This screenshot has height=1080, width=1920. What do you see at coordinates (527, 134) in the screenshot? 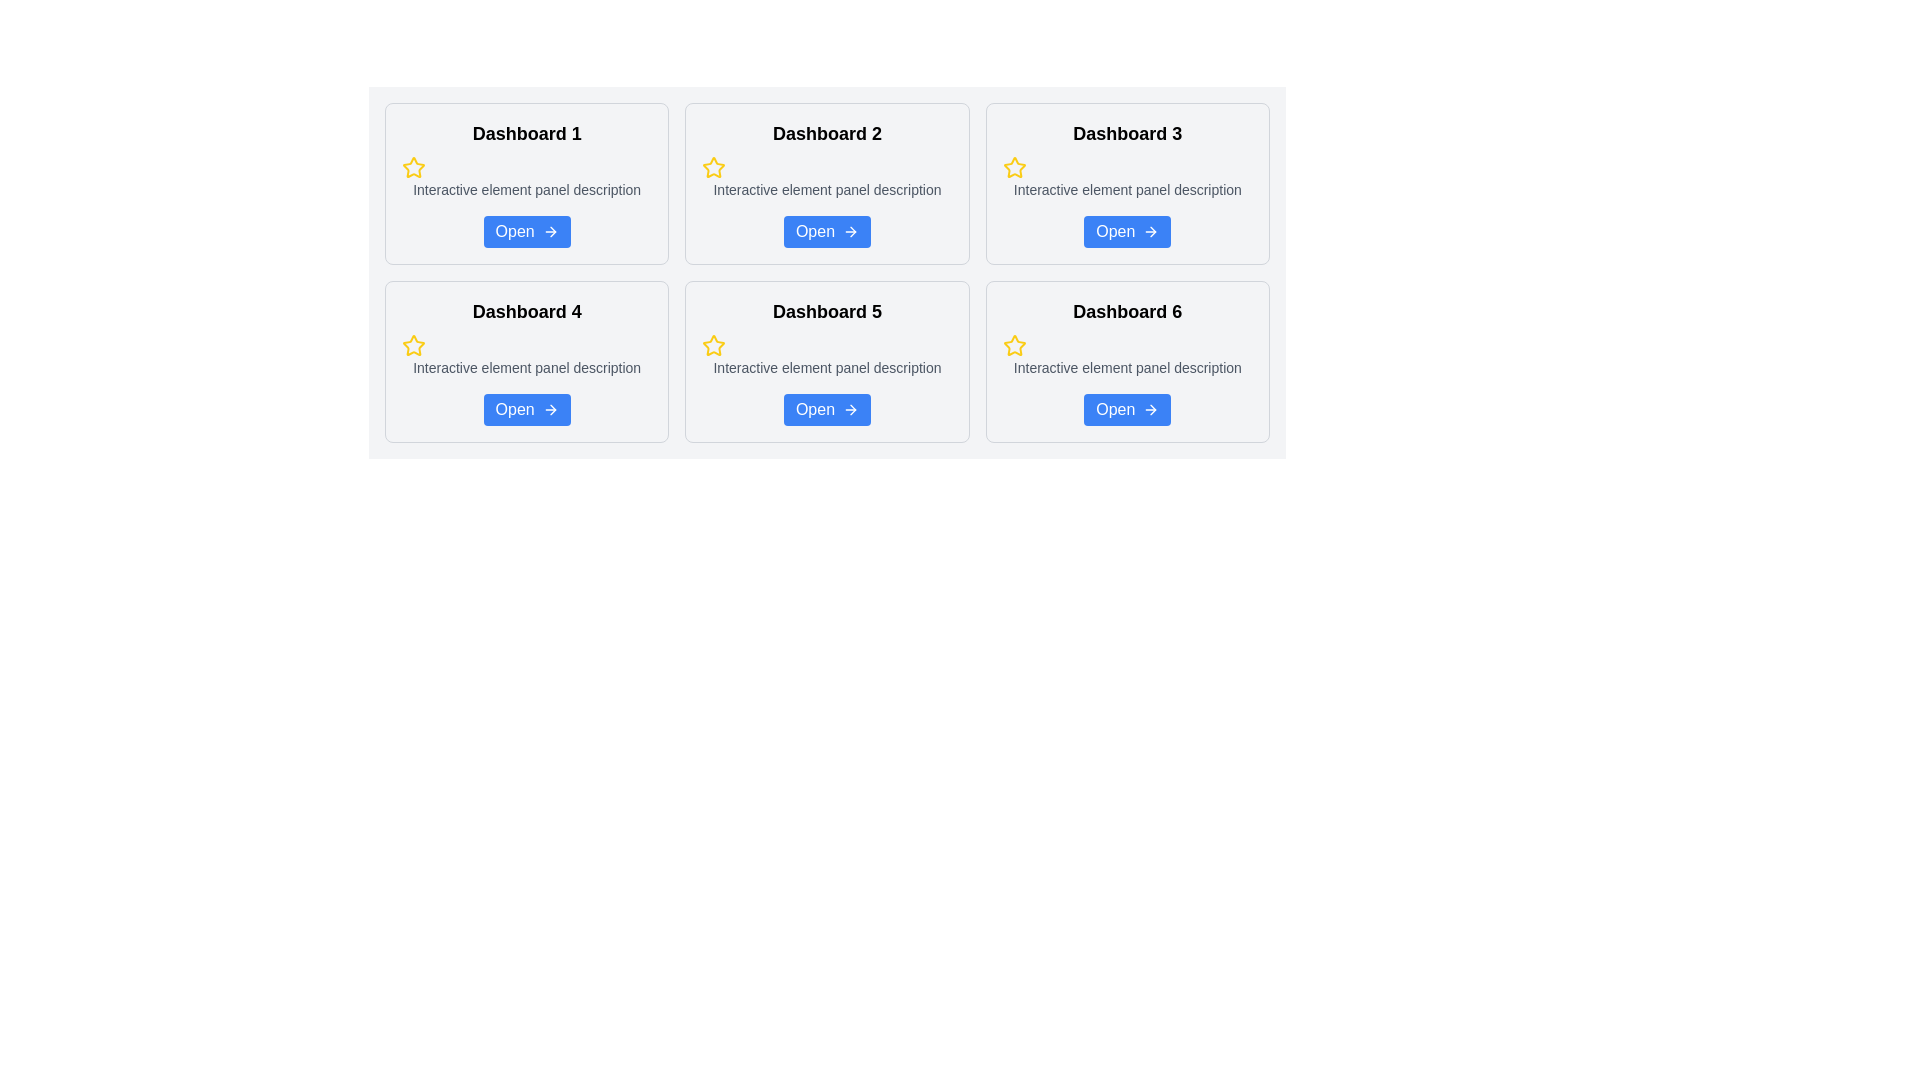
I see `the text label displaying 'Dashboard 1' at the top center of the card` at bounding box center [527, 134].